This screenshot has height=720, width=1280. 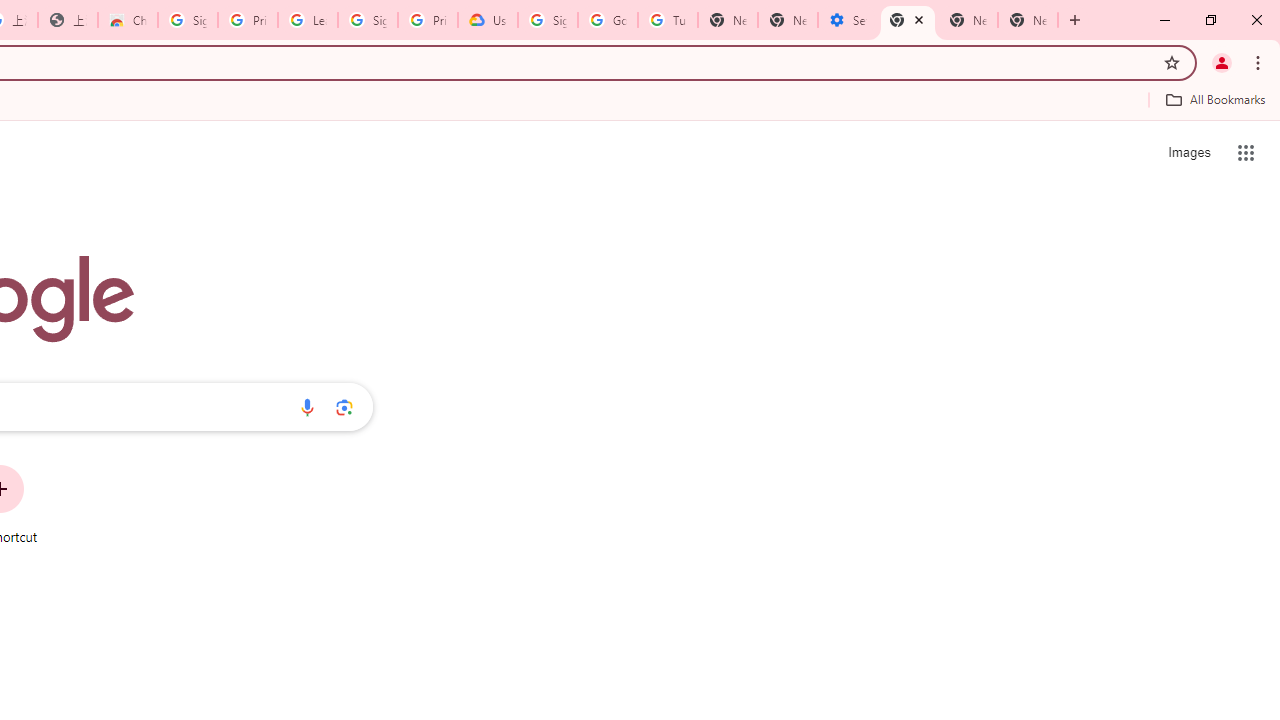 I want to click on 'Chrome Web Store - Color themes by Chrome', so click(x=127, y=20).